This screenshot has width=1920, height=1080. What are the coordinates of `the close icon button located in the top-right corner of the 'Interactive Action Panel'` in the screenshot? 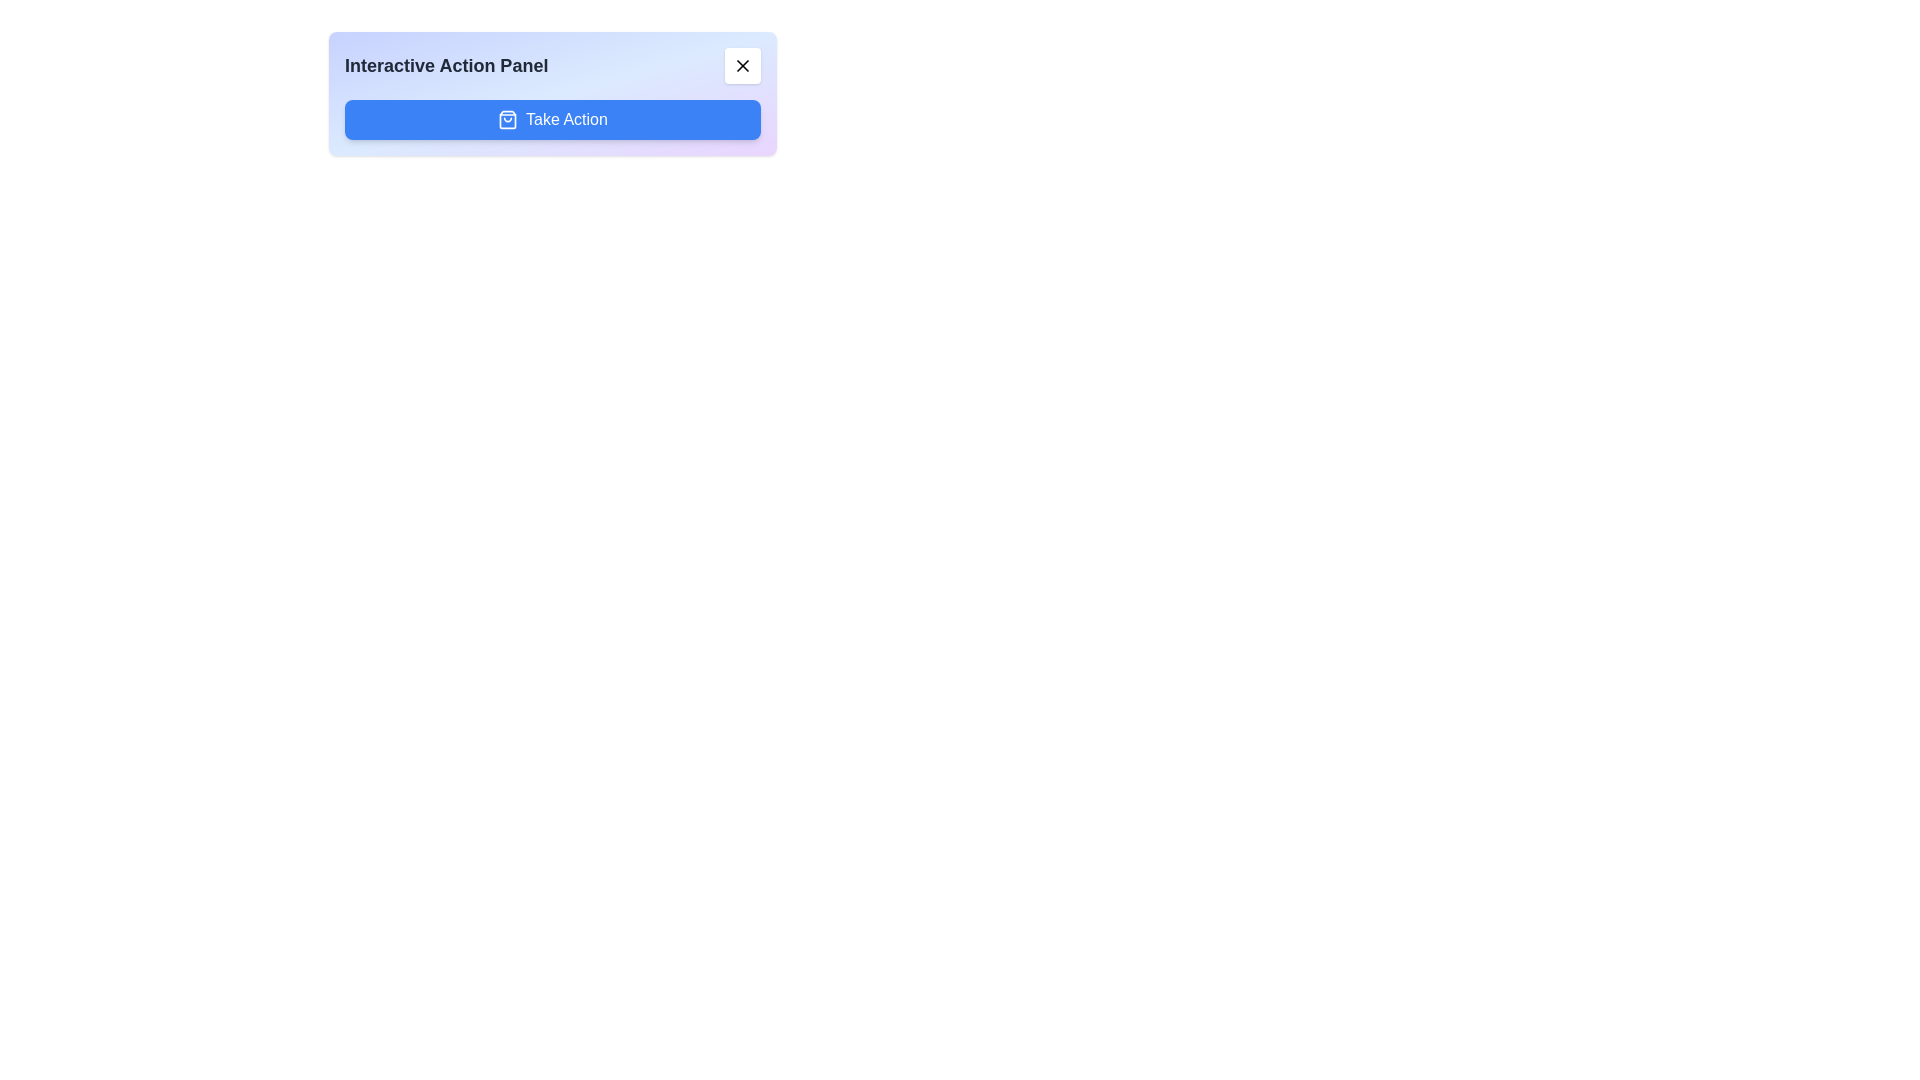 It's located at (742, 64).